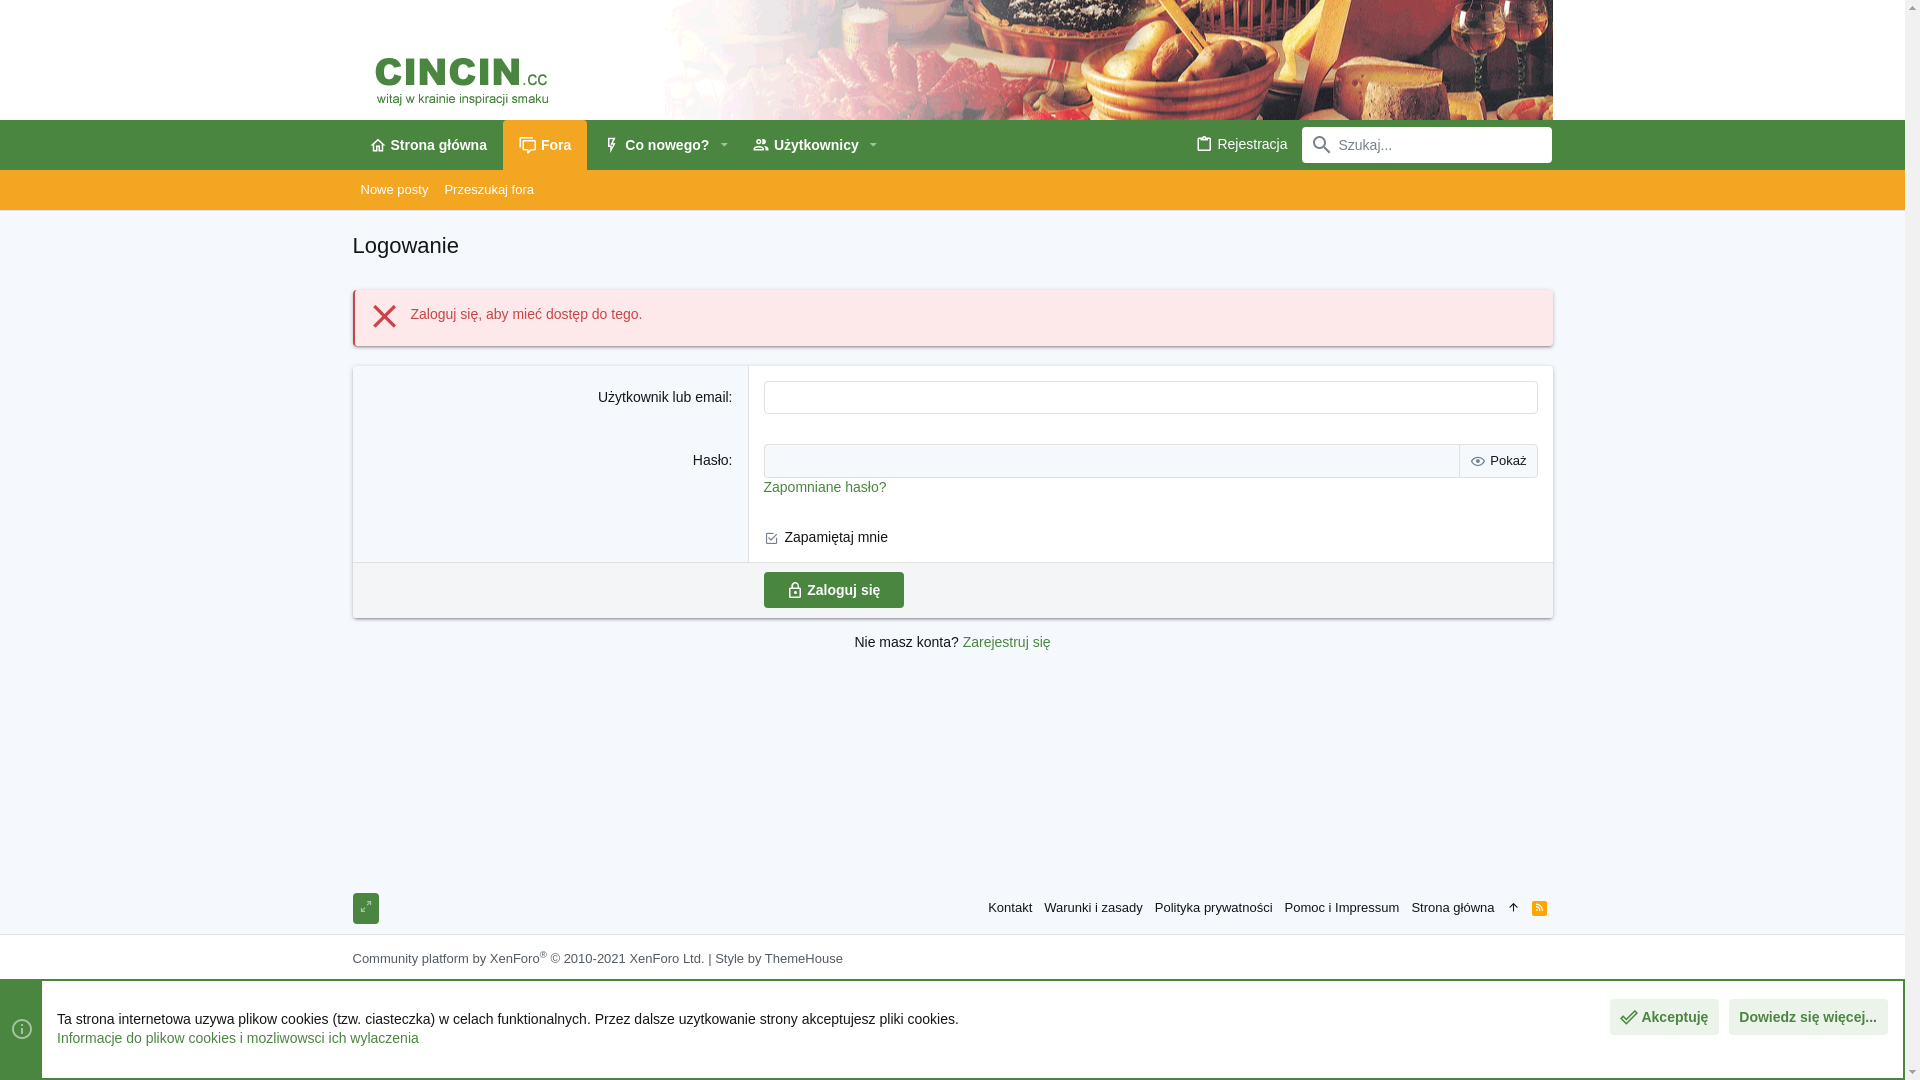 The width and height of the screenshot is (1920, 1080). Describe the element at coordinates (1538, 907) in the screenshot. I see `'RSS'` at that location.